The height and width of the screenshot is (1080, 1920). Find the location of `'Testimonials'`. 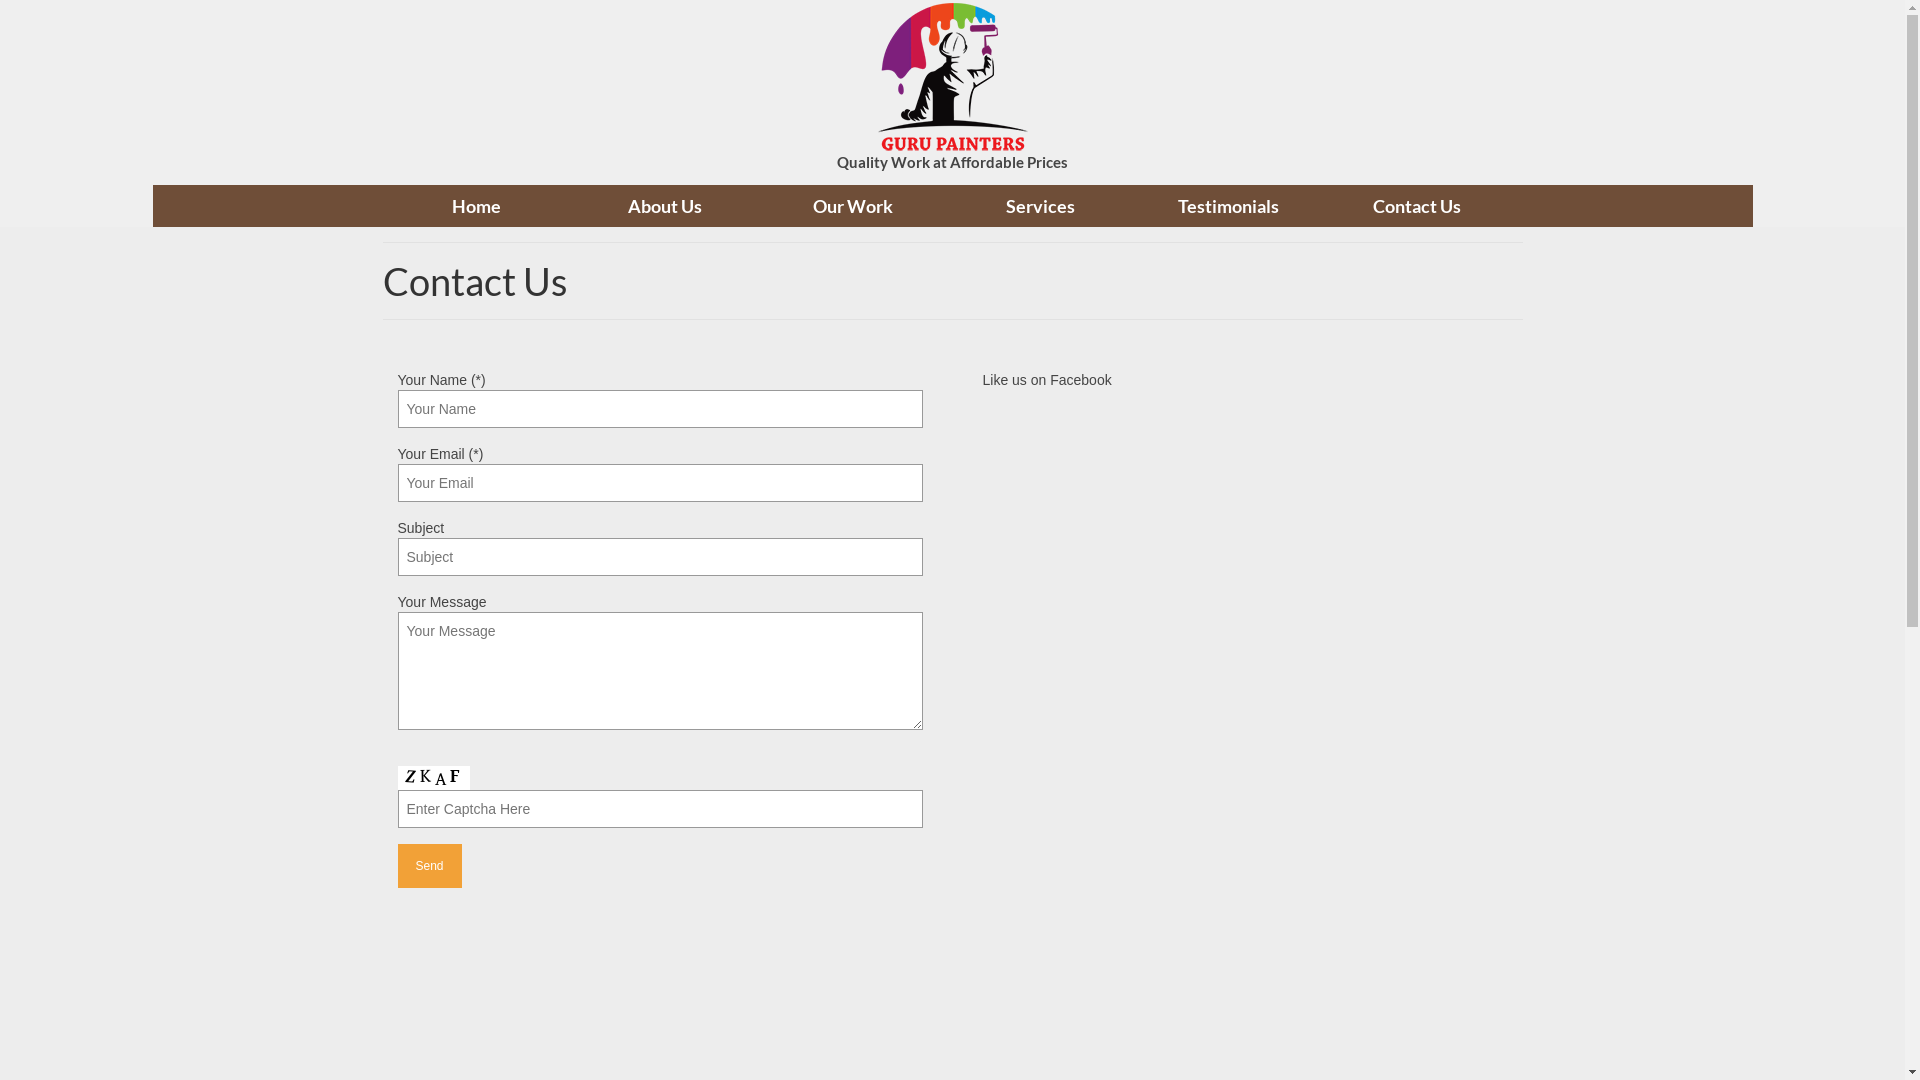

'Testimonials' is located at coordinates (1227, 205).